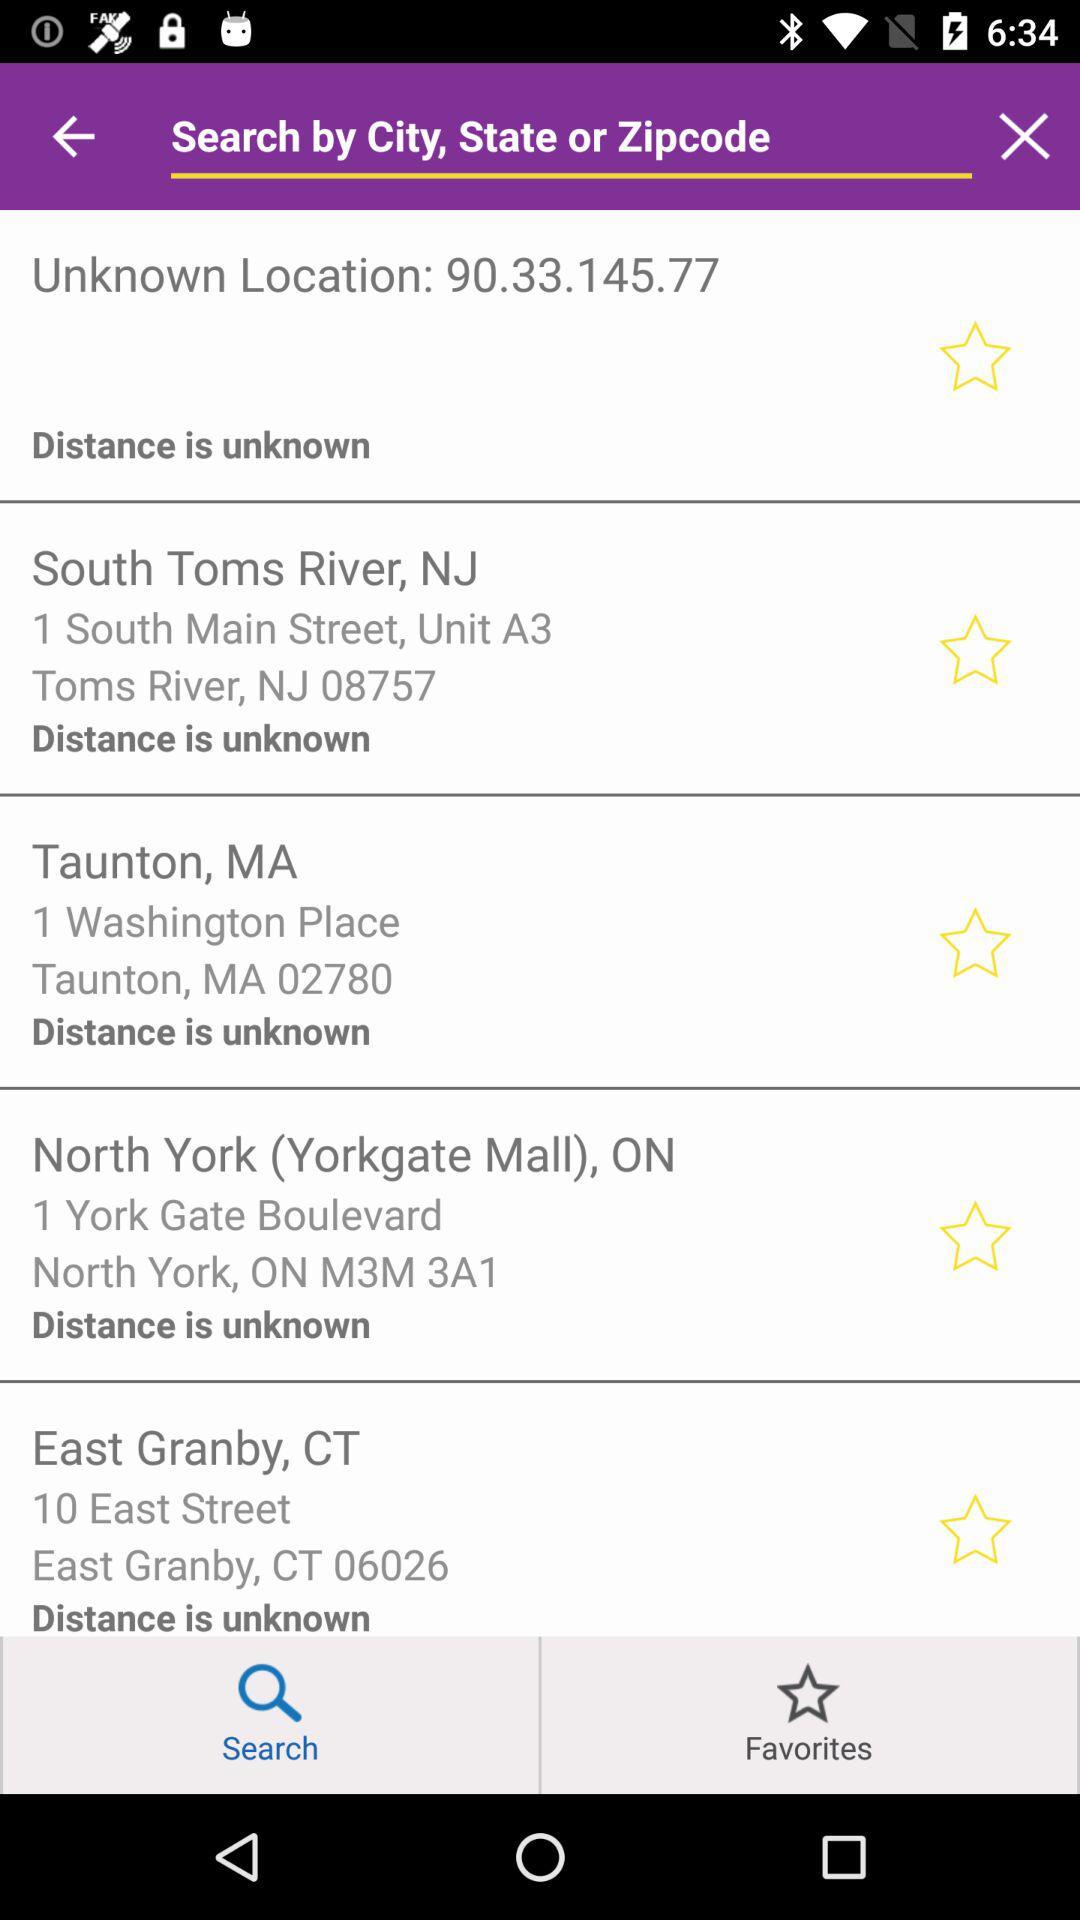  Describe the element at coordinates (72, 135) in the screenshot. I see `icon above unknown location 90 item` at that location.